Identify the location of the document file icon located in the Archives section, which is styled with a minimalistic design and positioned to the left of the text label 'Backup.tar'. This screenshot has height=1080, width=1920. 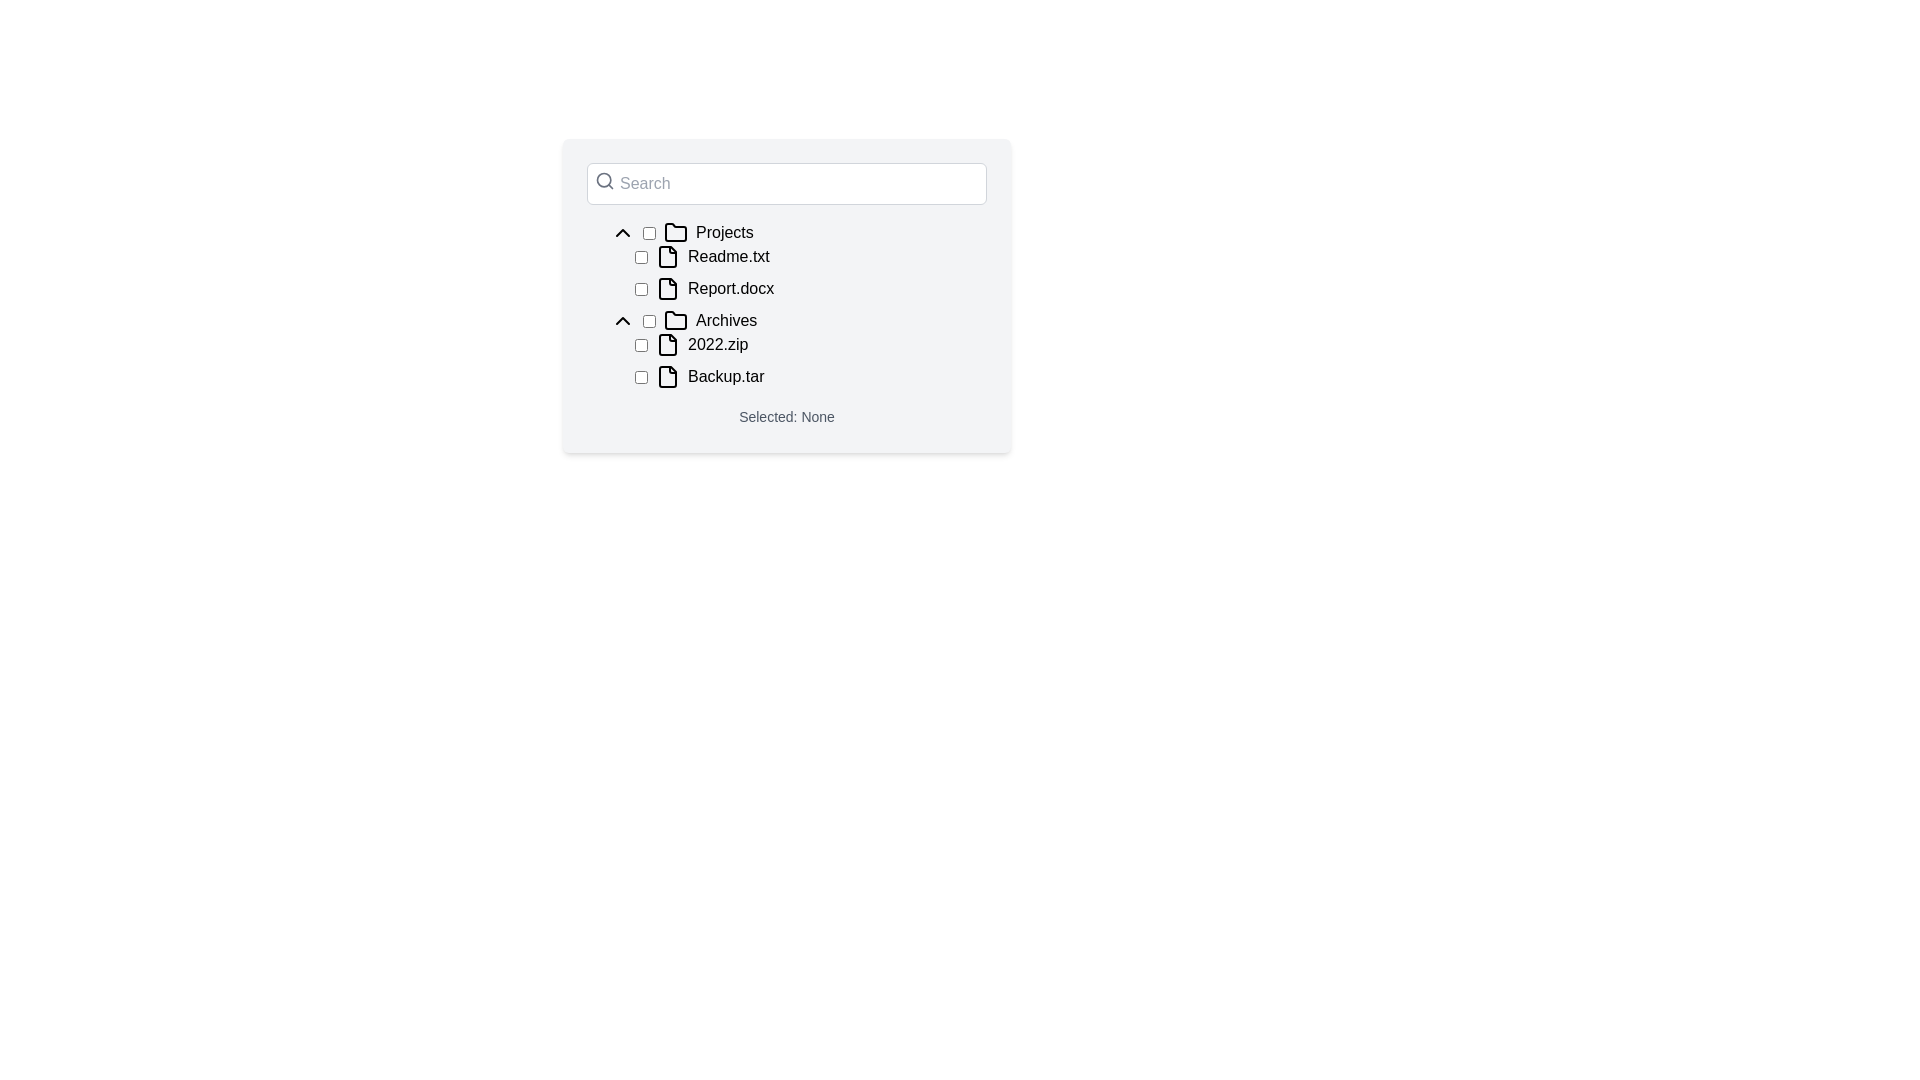
(667, 377).